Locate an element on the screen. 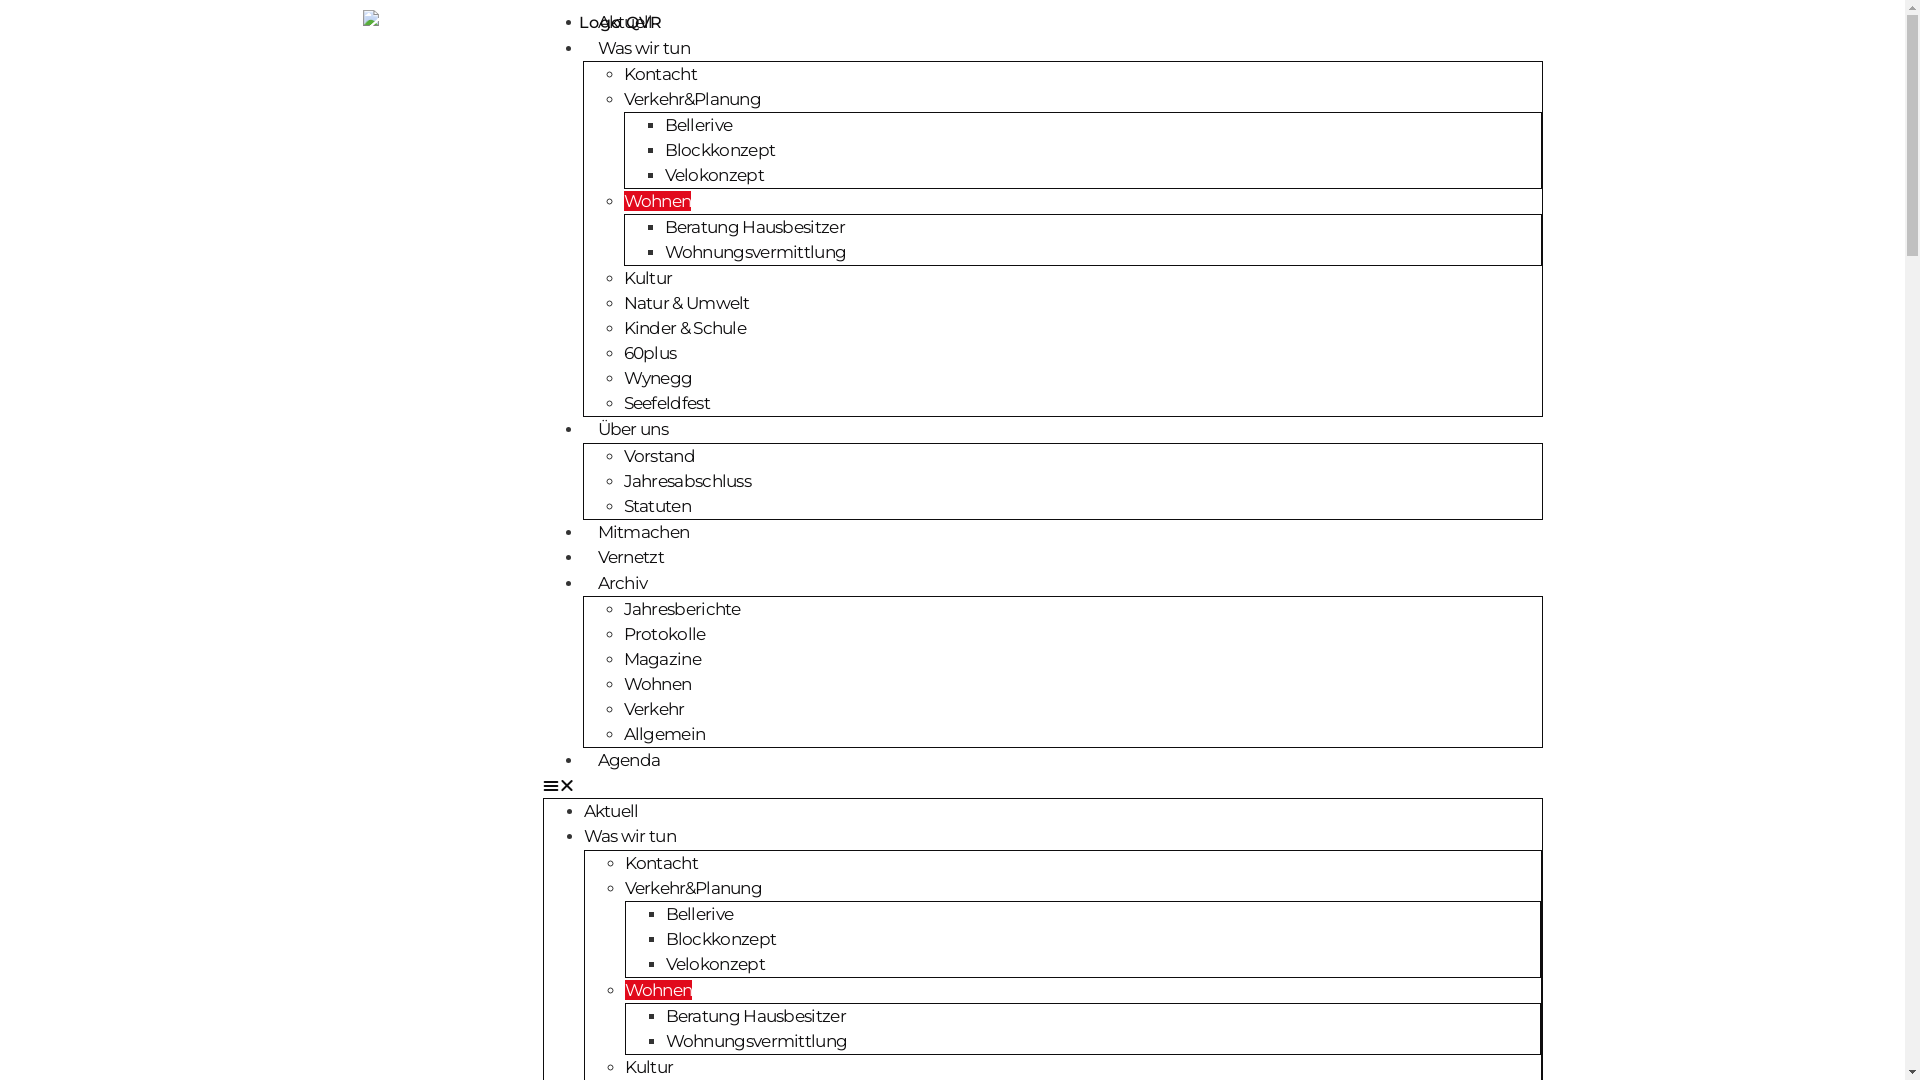  'Was wir tun' is located at coordinates (628, 836).